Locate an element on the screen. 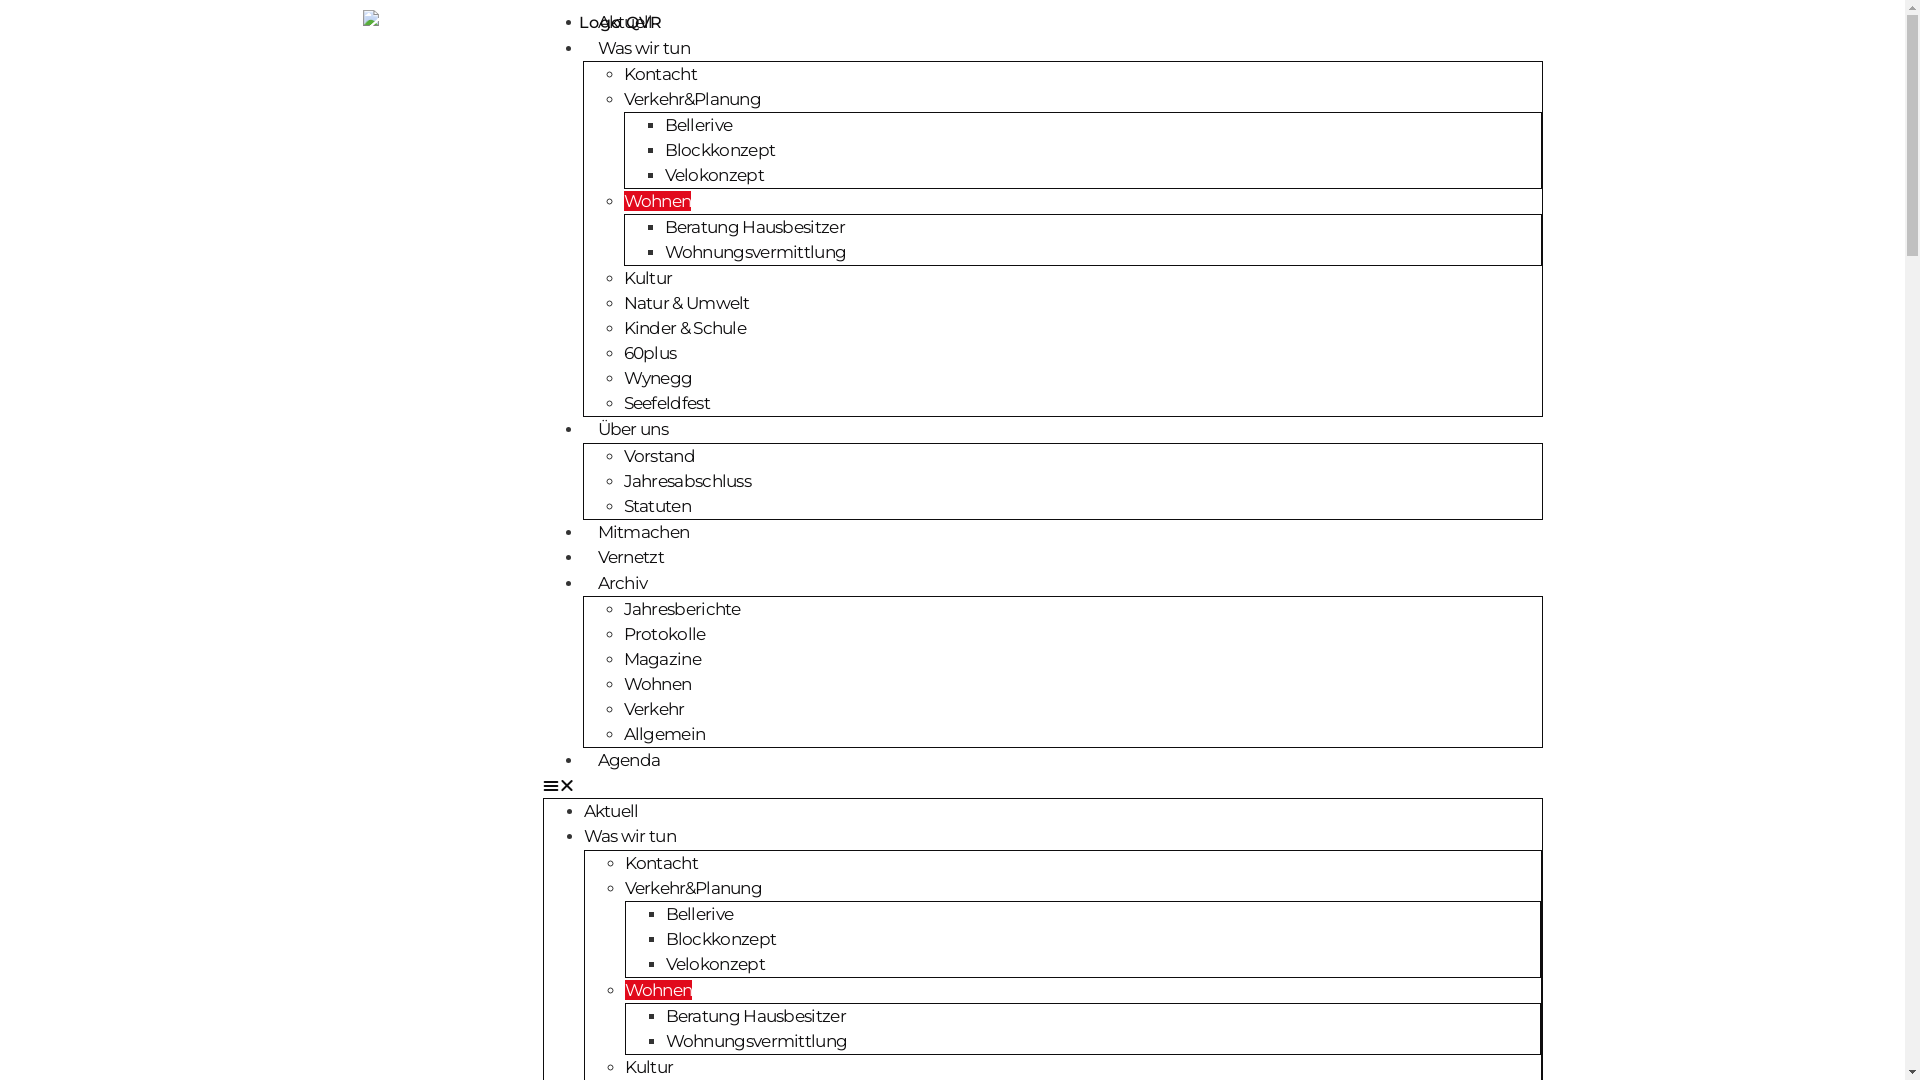  'Was wir tun' is located at coordinates (628, 836).